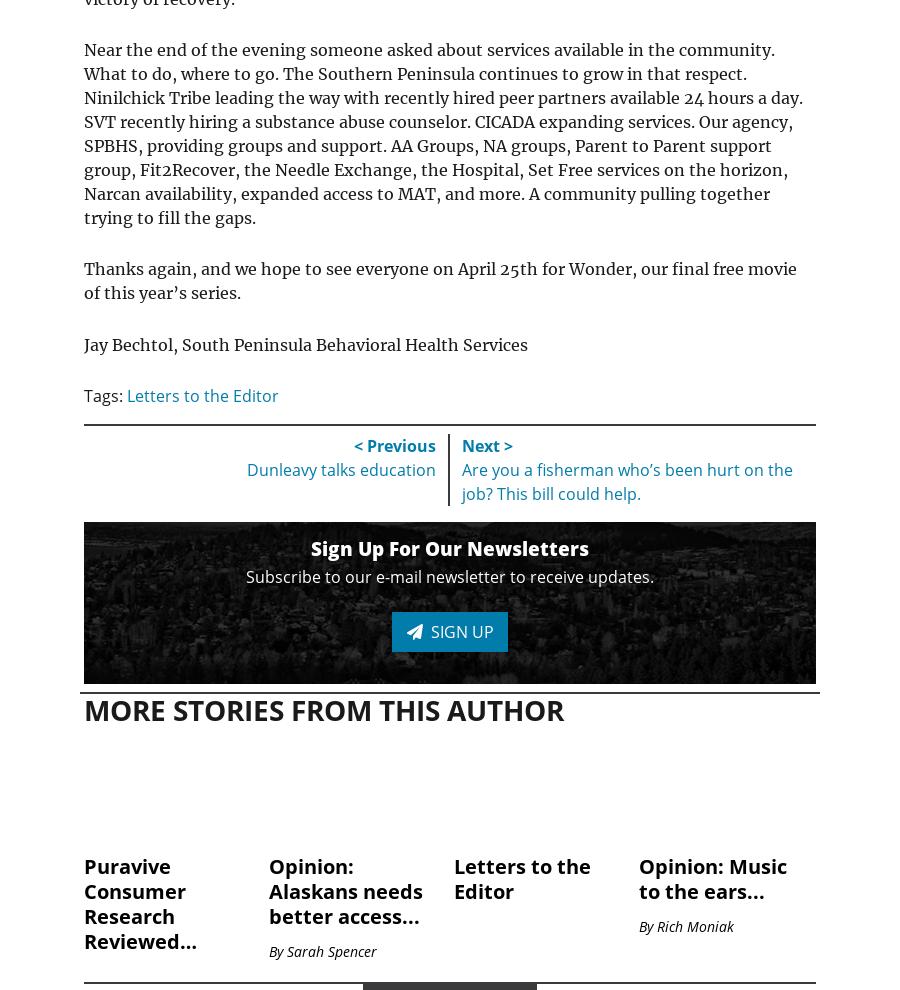 This screenshot has height=990, width=900. What do you see at coordinates (82, 343) in the screenshot?
I see `'Jay Bechtol, South Peninsula Behavioral Health Services'` at bounding box center [82, 343].